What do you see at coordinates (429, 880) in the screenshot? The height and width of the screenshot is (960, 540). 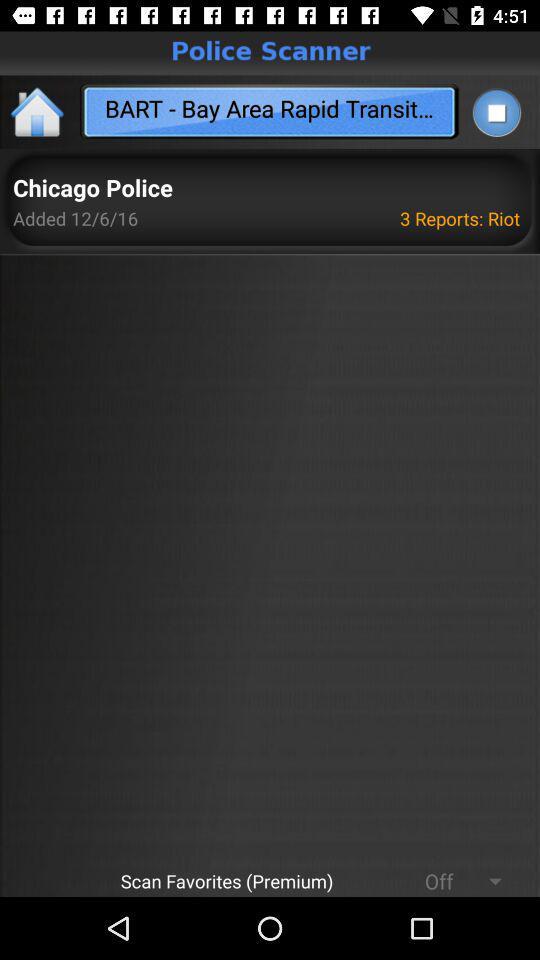 I see `the item to the right of scan favorites (premium)` at bounding box center [429, 880].